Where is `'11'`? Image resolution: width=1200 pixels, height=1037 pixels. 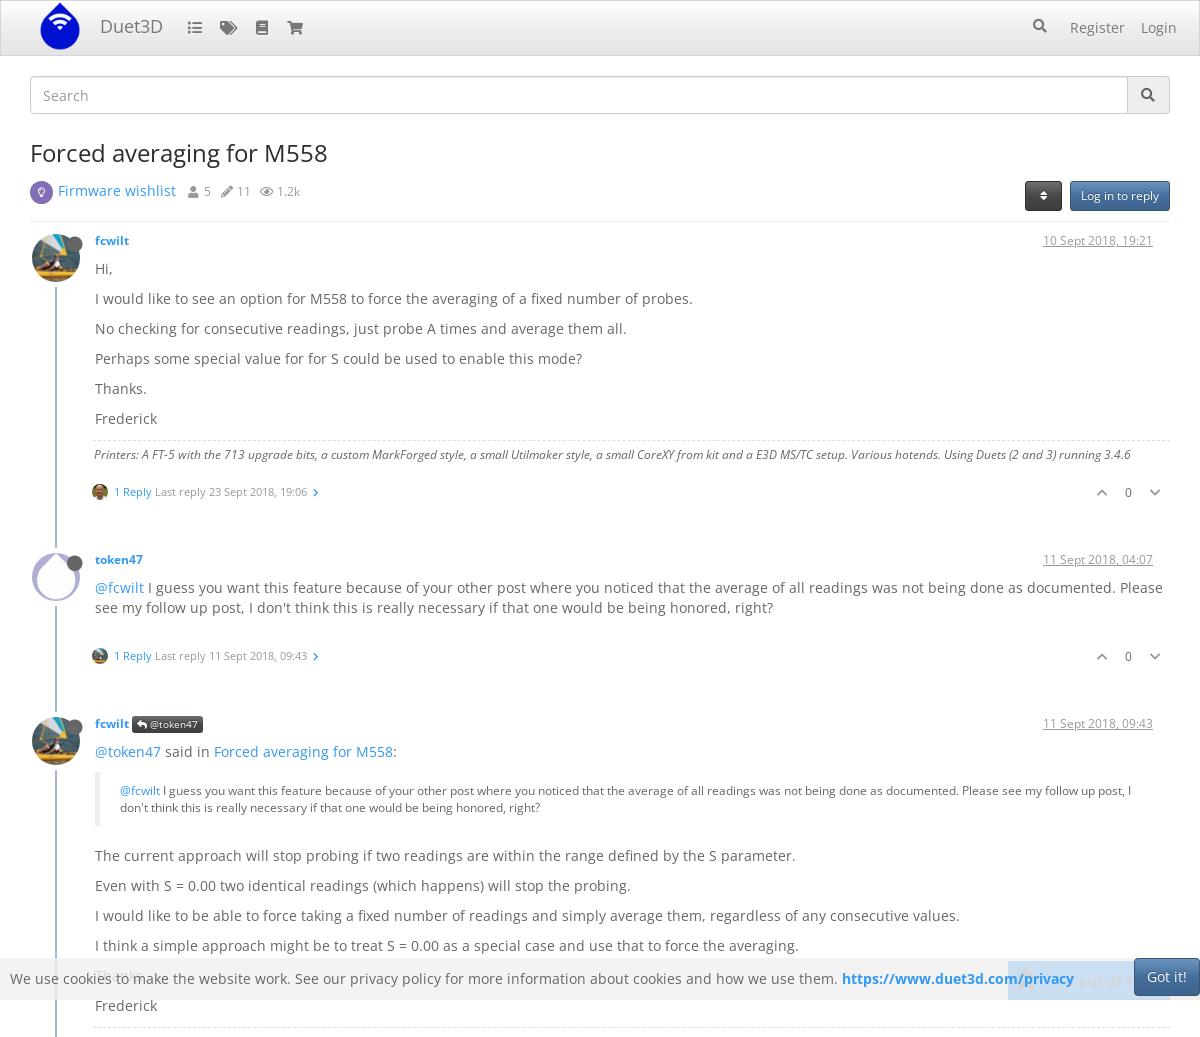 '11' is located at coordinates (242, 190).